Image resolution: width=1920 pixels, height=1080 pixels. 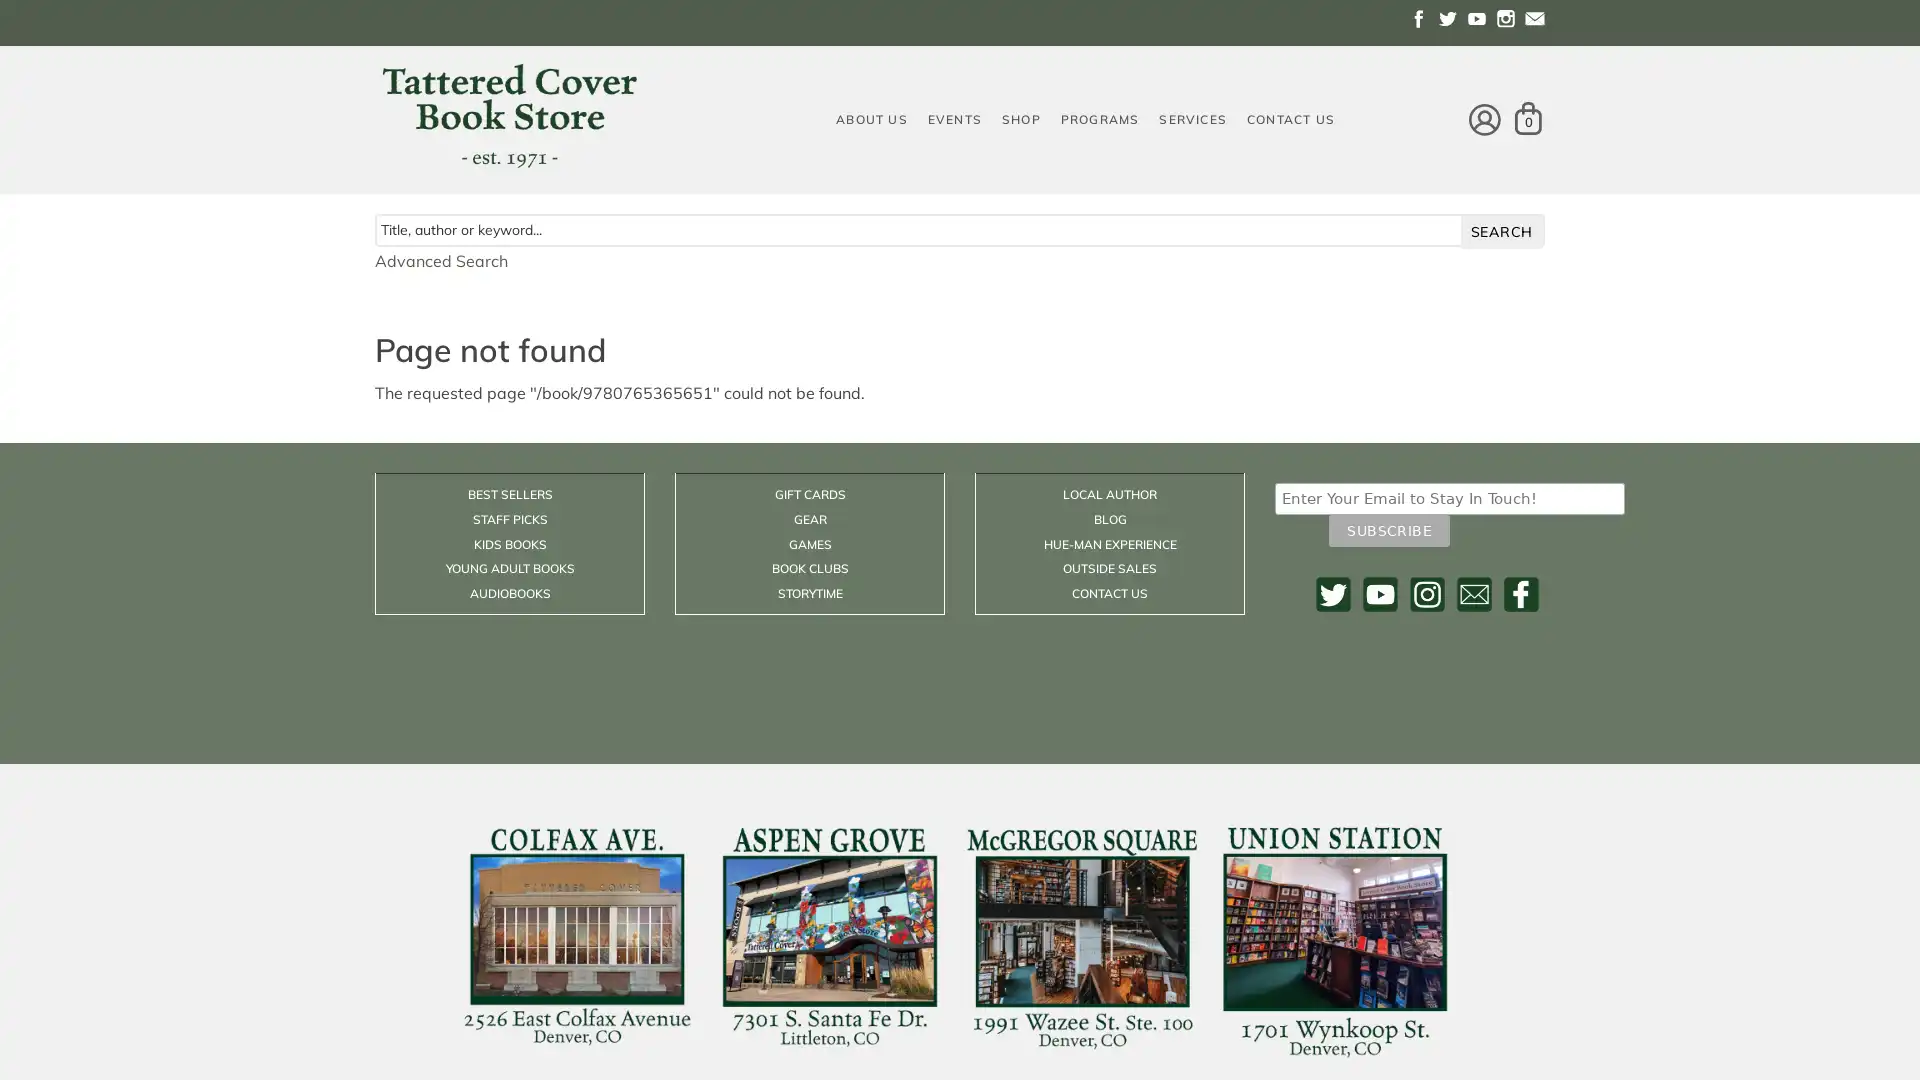 I want to click on Subscribe, so click(x=1388, y=599).